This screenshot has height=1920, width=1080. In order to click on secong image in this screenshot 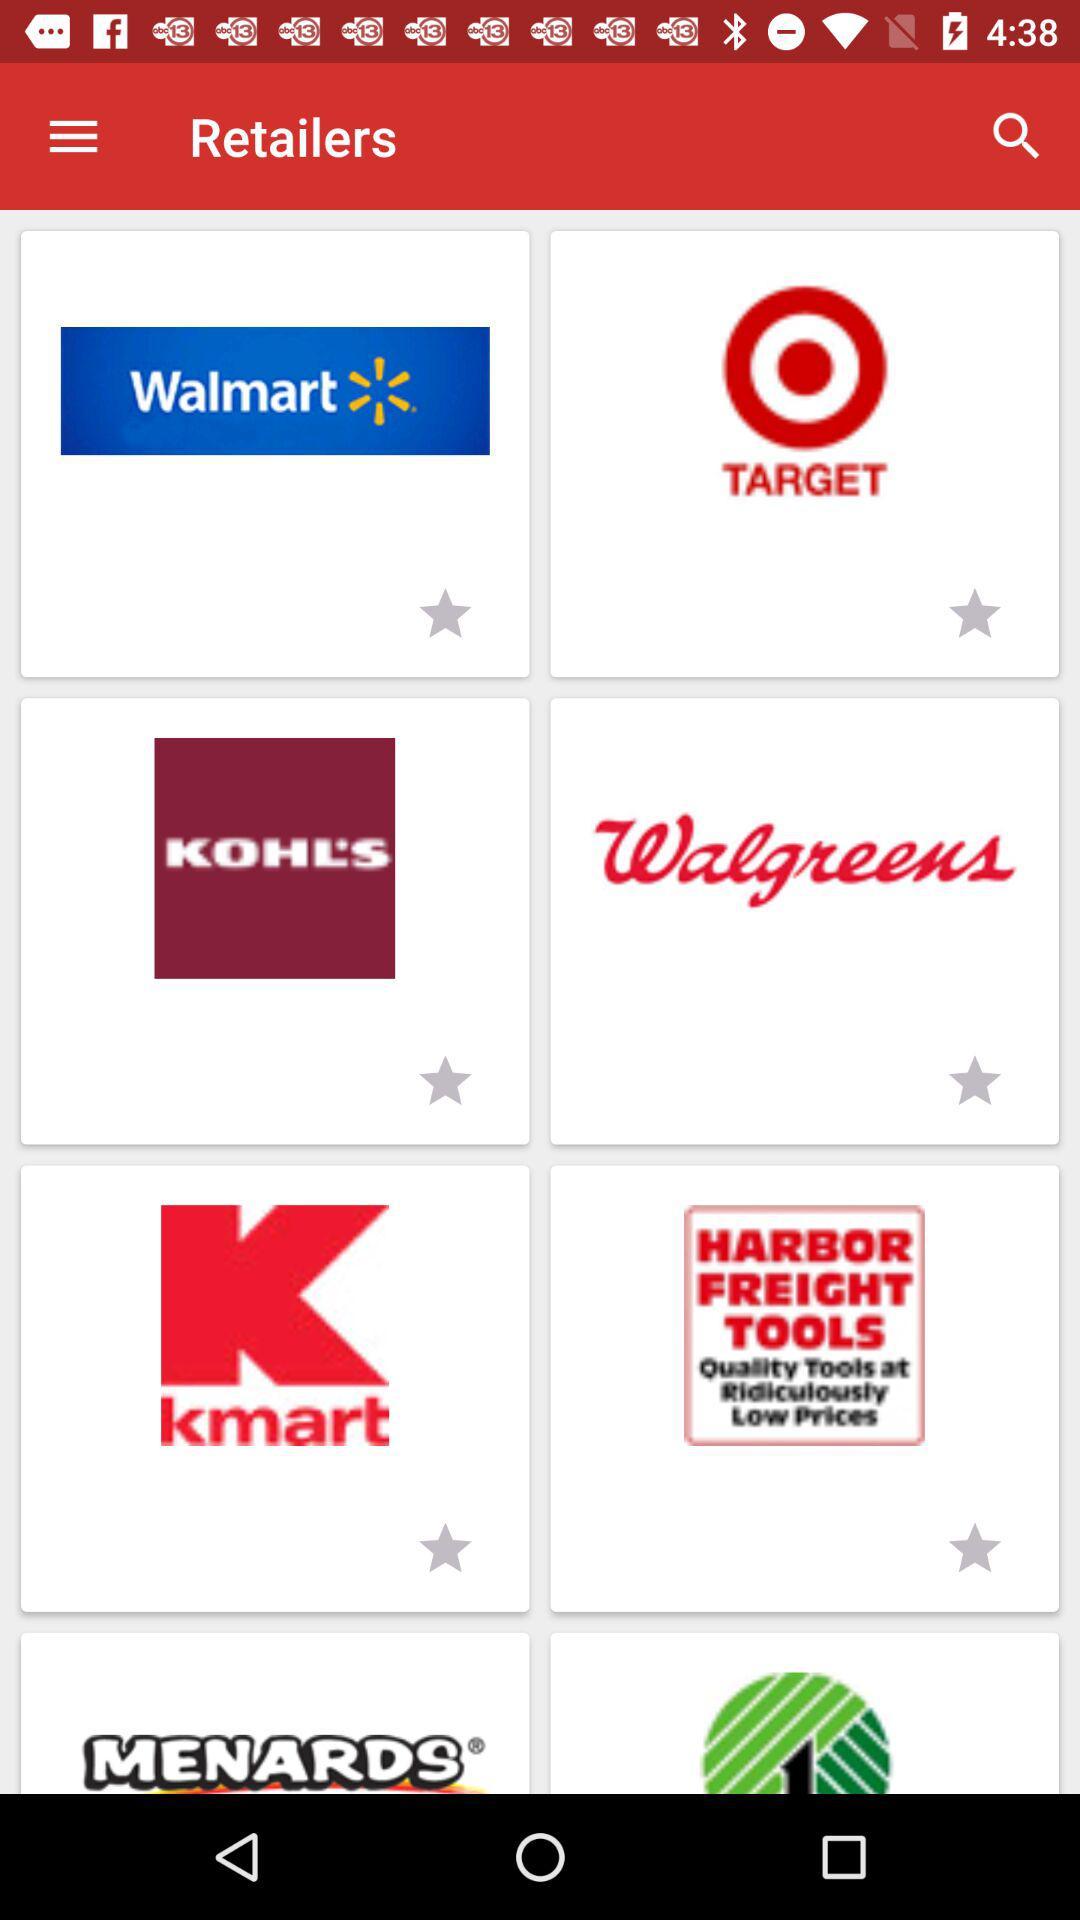, I will do `click(803, 391)`.